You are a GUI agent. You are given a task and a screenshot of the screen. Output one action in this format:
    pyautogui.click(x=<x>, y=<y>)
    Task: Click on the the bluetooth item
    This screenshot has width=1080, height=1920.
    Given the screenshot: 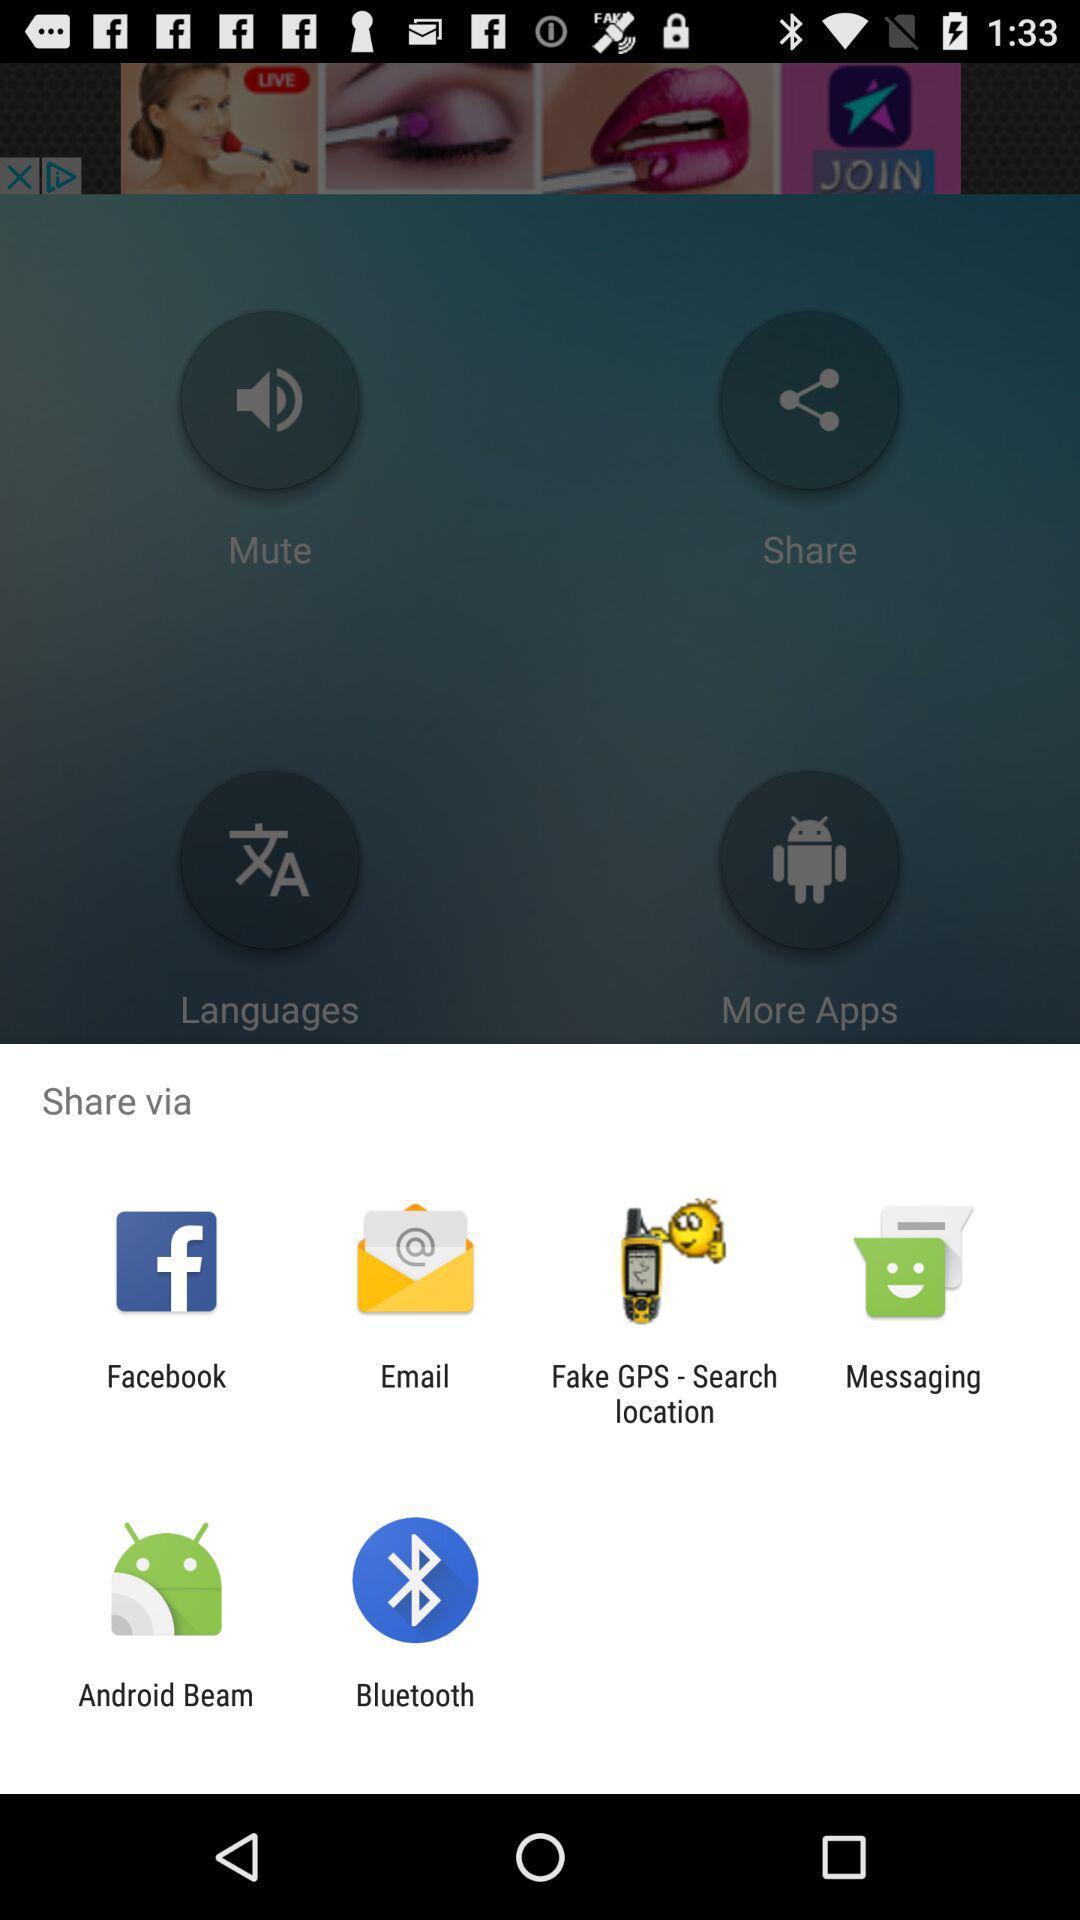 What is the action you would take?
    pyautogui.click(x=414, y=1711)
    